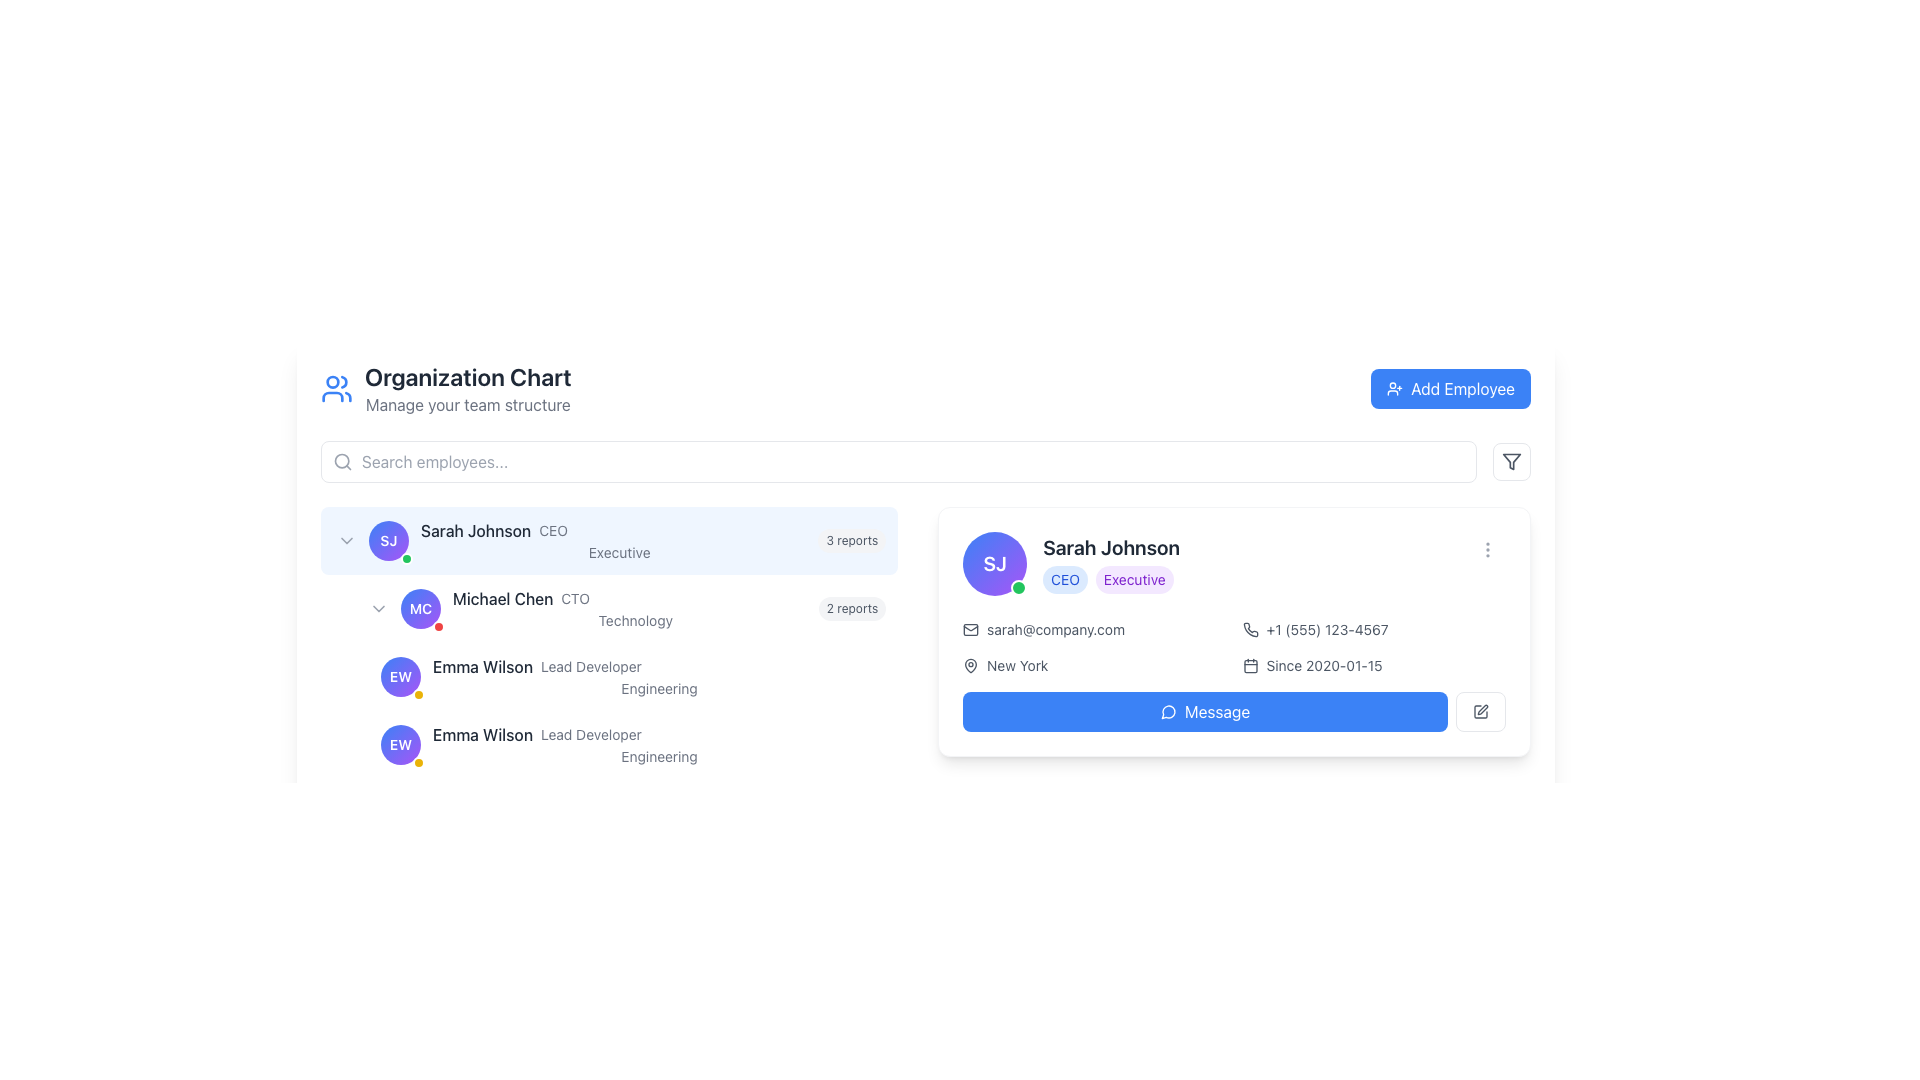  What do you see at coordinates (1249, 666) in the screenshot?
I see `the calendar icon representing the start date associated with Sarah Johnson's professional details` at bounding box center [1249, 666].